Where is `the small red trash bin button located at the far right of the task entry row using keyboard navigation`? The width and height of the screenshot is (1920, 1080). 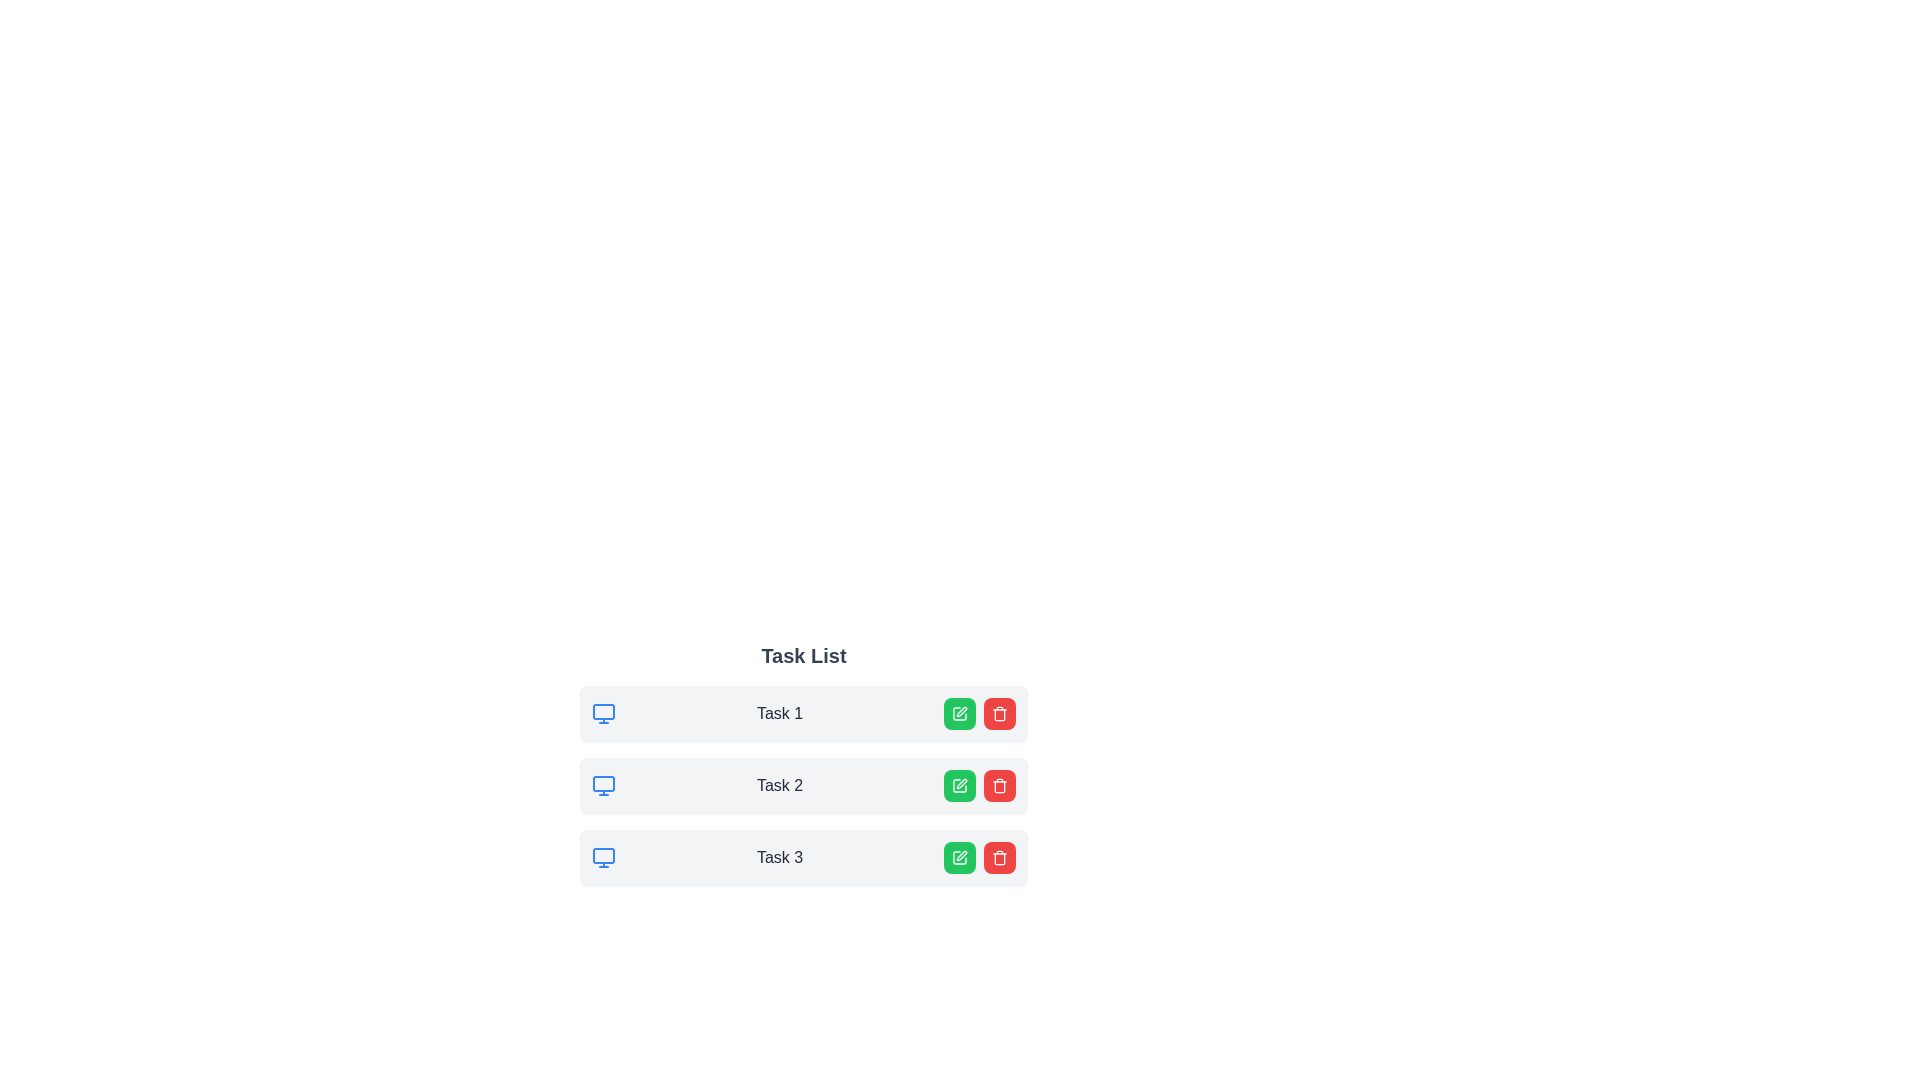
the small red trash bin button located at the far right of the task entry row using keyboard navigation is located at coordinates (999, 785).